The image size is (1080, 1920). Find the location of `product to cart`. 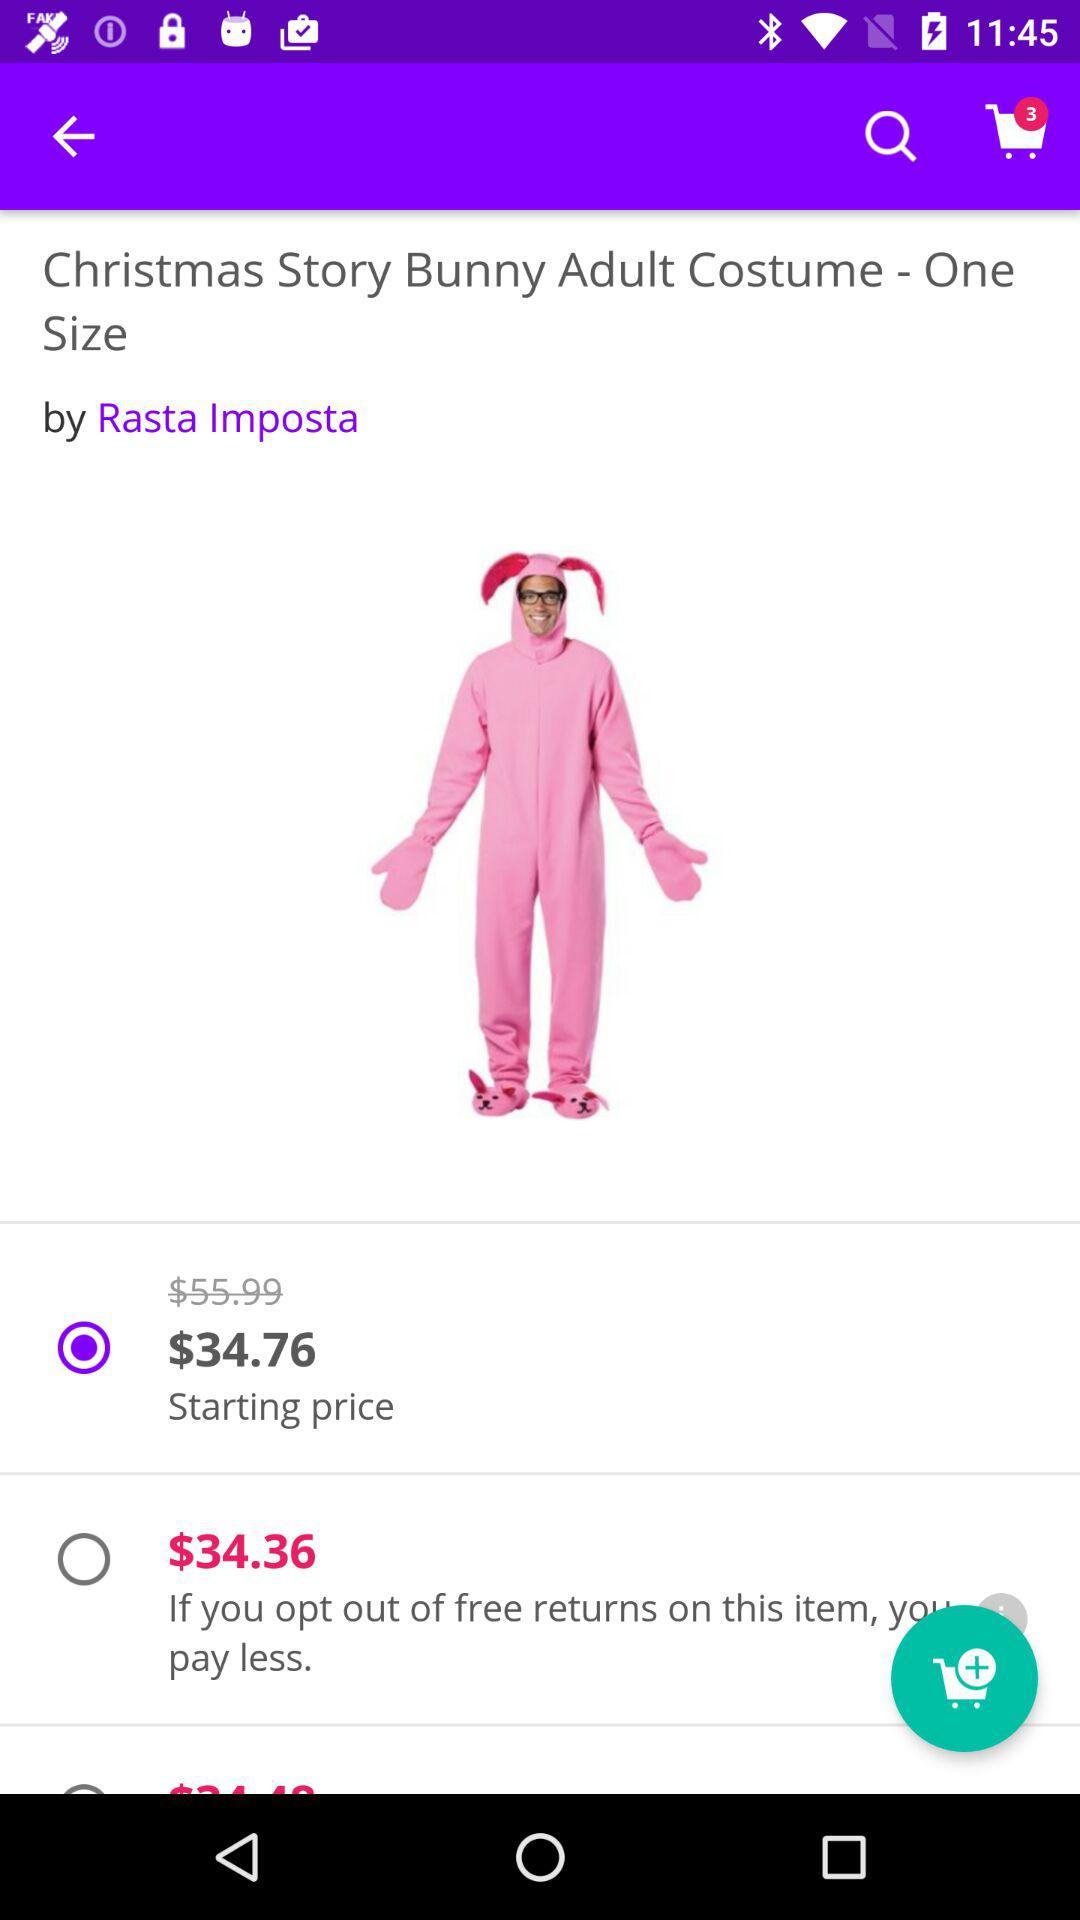

product to cart is located at coordinates (963, 1678).